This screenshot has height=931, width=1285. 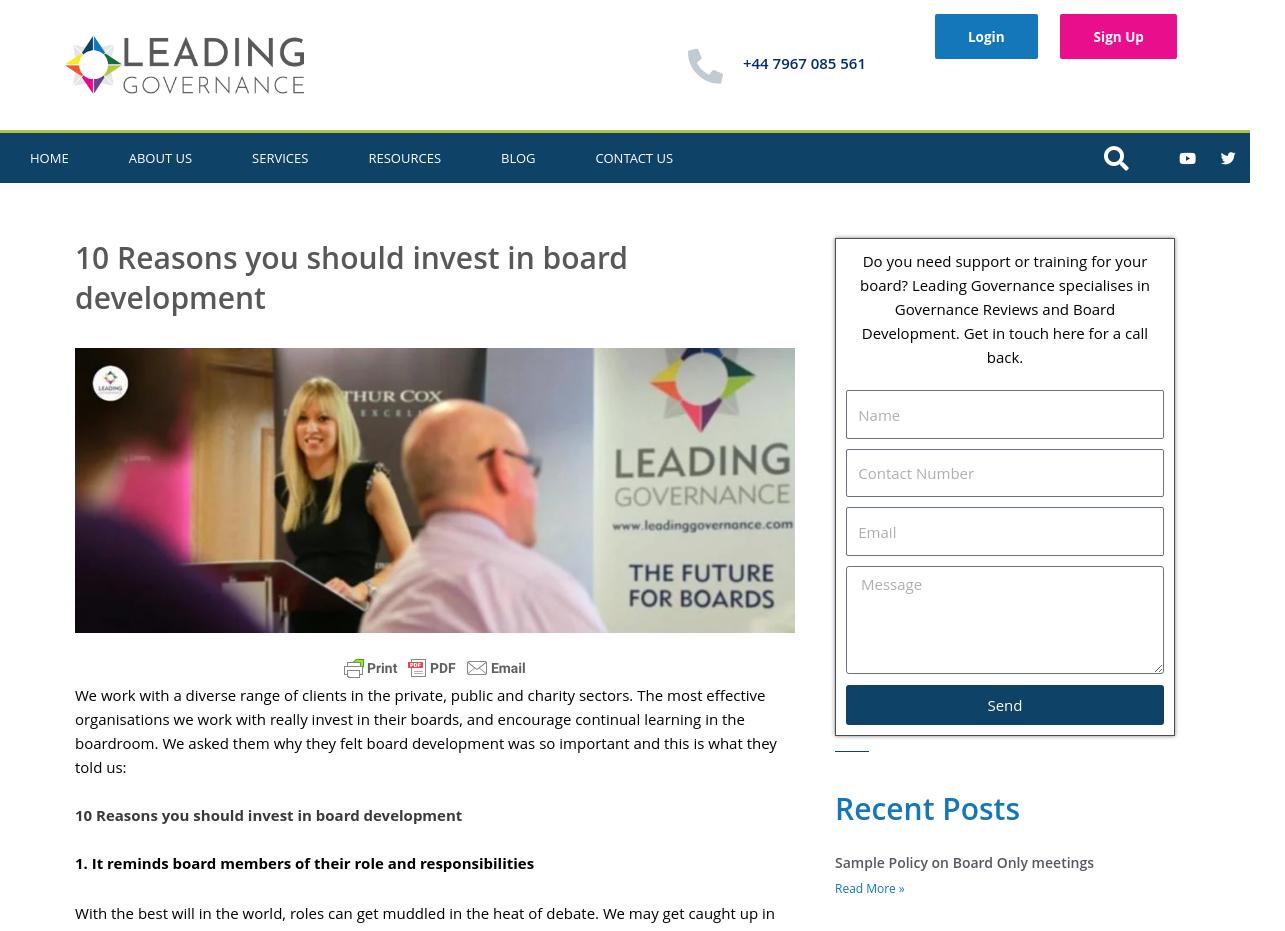 I want to click on 'Read More »', so click(x=832, y=887).